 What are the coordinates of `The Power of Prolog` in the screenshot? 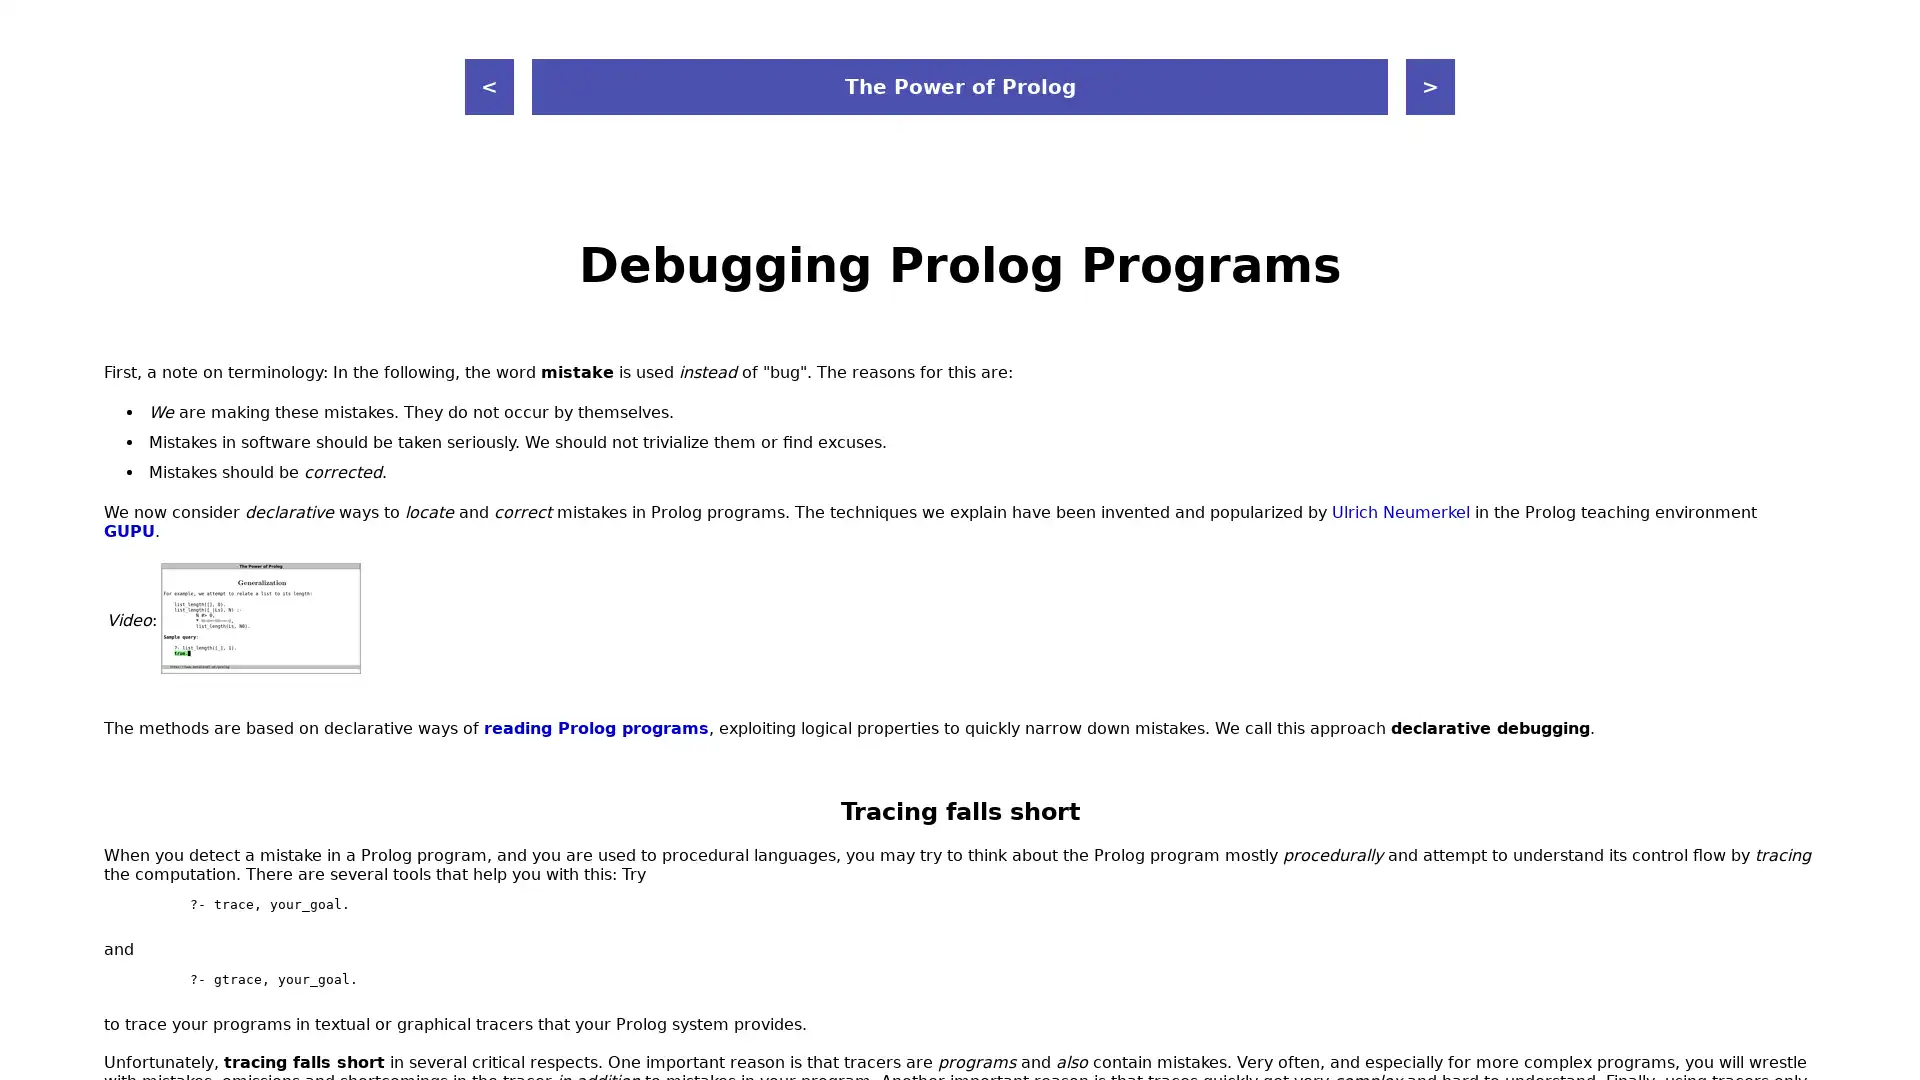 It's located at (960, 86).